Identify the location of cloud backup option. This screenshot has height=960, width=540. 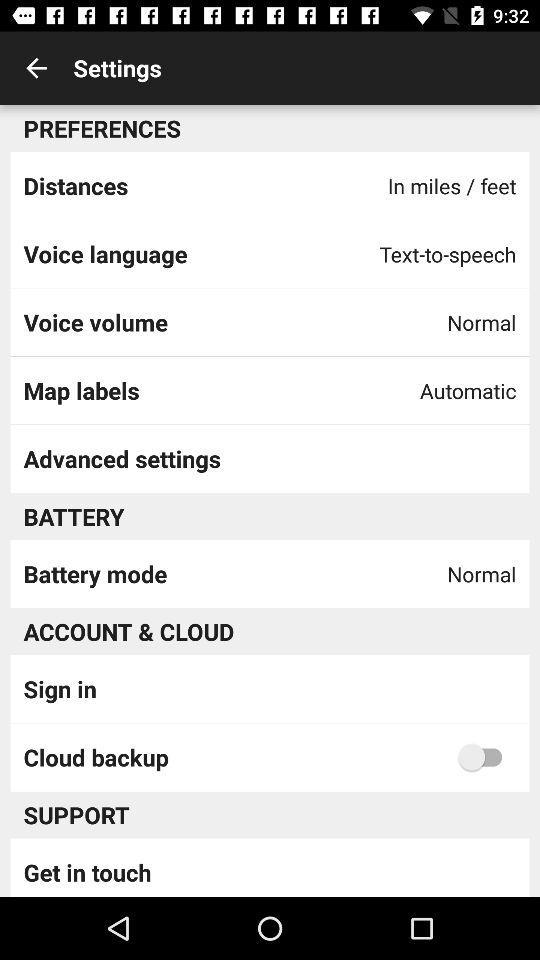
(484, 756).